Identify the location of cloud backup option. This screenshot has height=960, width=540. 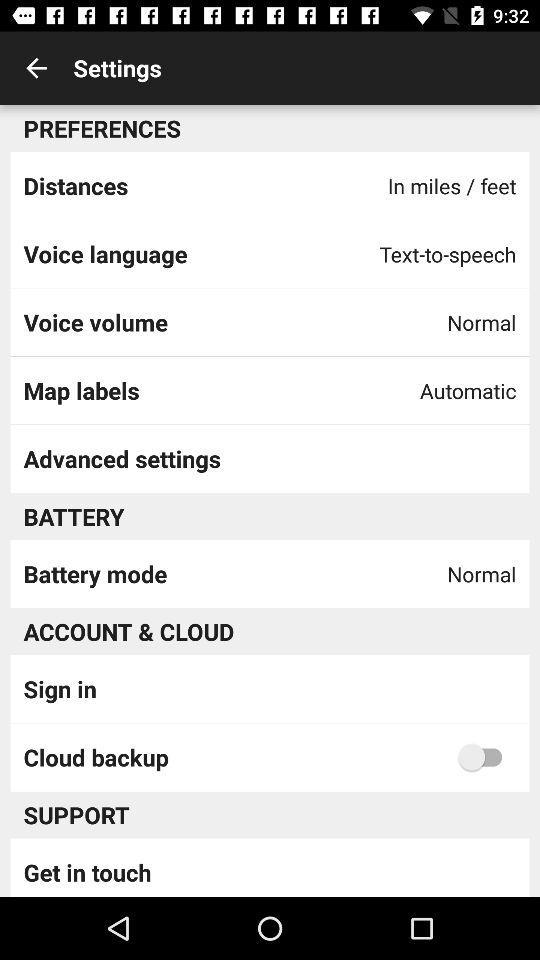
(484, 756).